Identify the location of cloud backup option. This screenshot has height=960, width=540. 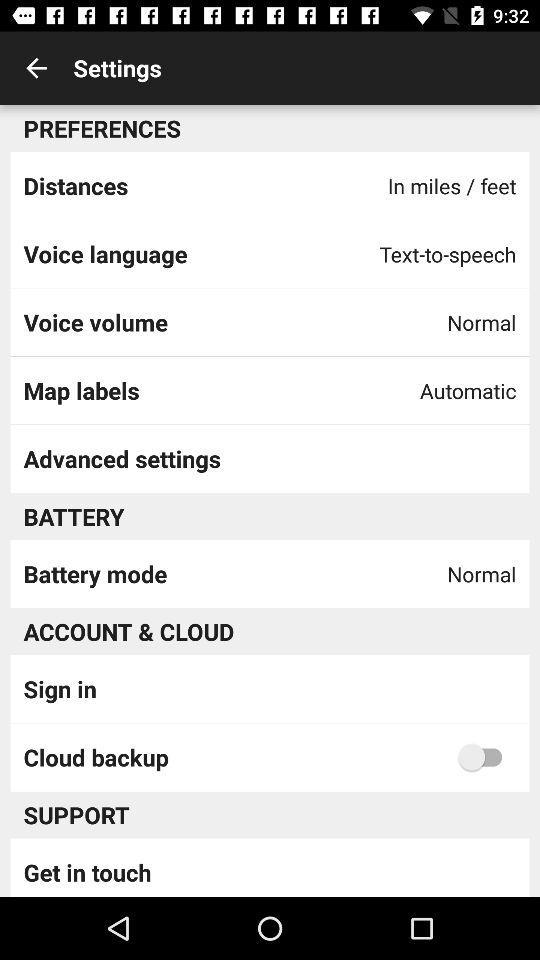
(484, 756).